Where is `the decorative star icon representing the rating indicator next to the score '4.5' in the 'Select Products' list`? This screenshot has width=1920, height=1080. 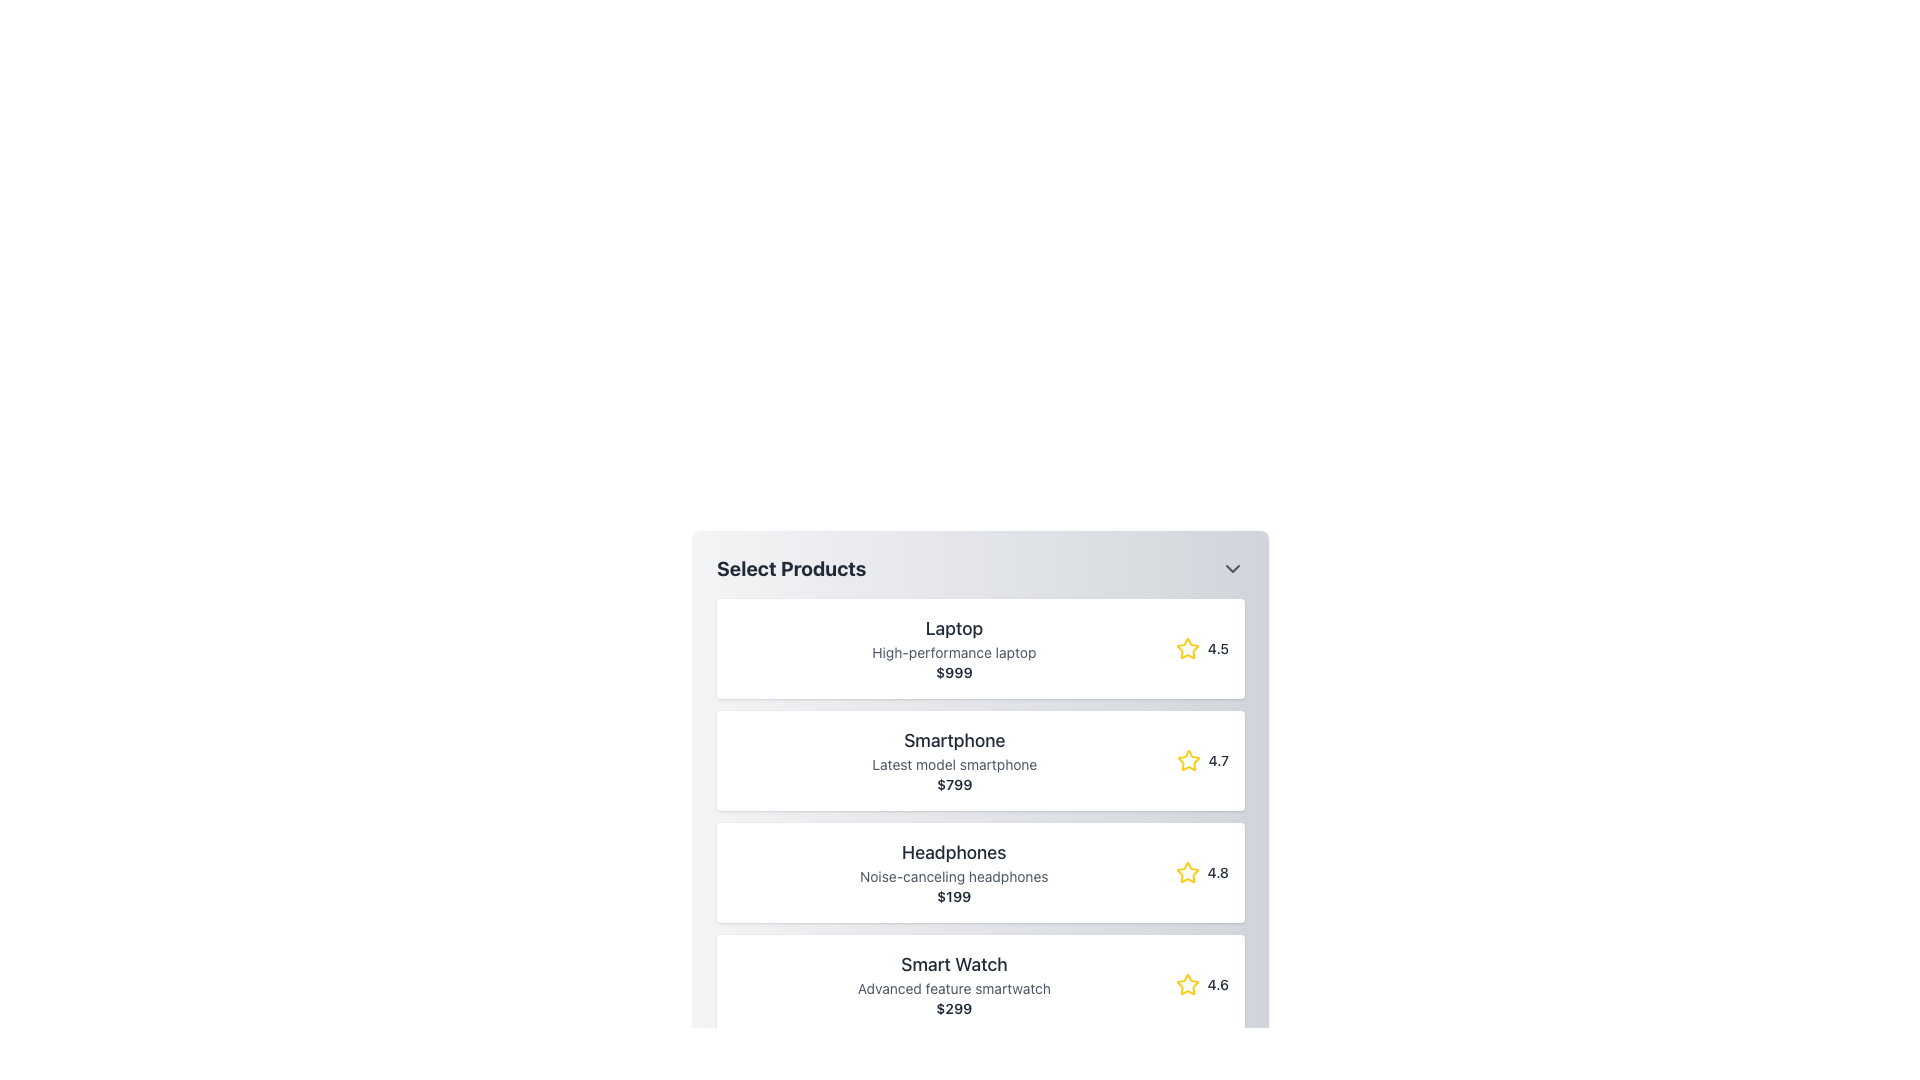
the decorative star icon representing the rating indicator next to the score '4.5' in the 'Select Products' list is located at coordinates (1187, 648).